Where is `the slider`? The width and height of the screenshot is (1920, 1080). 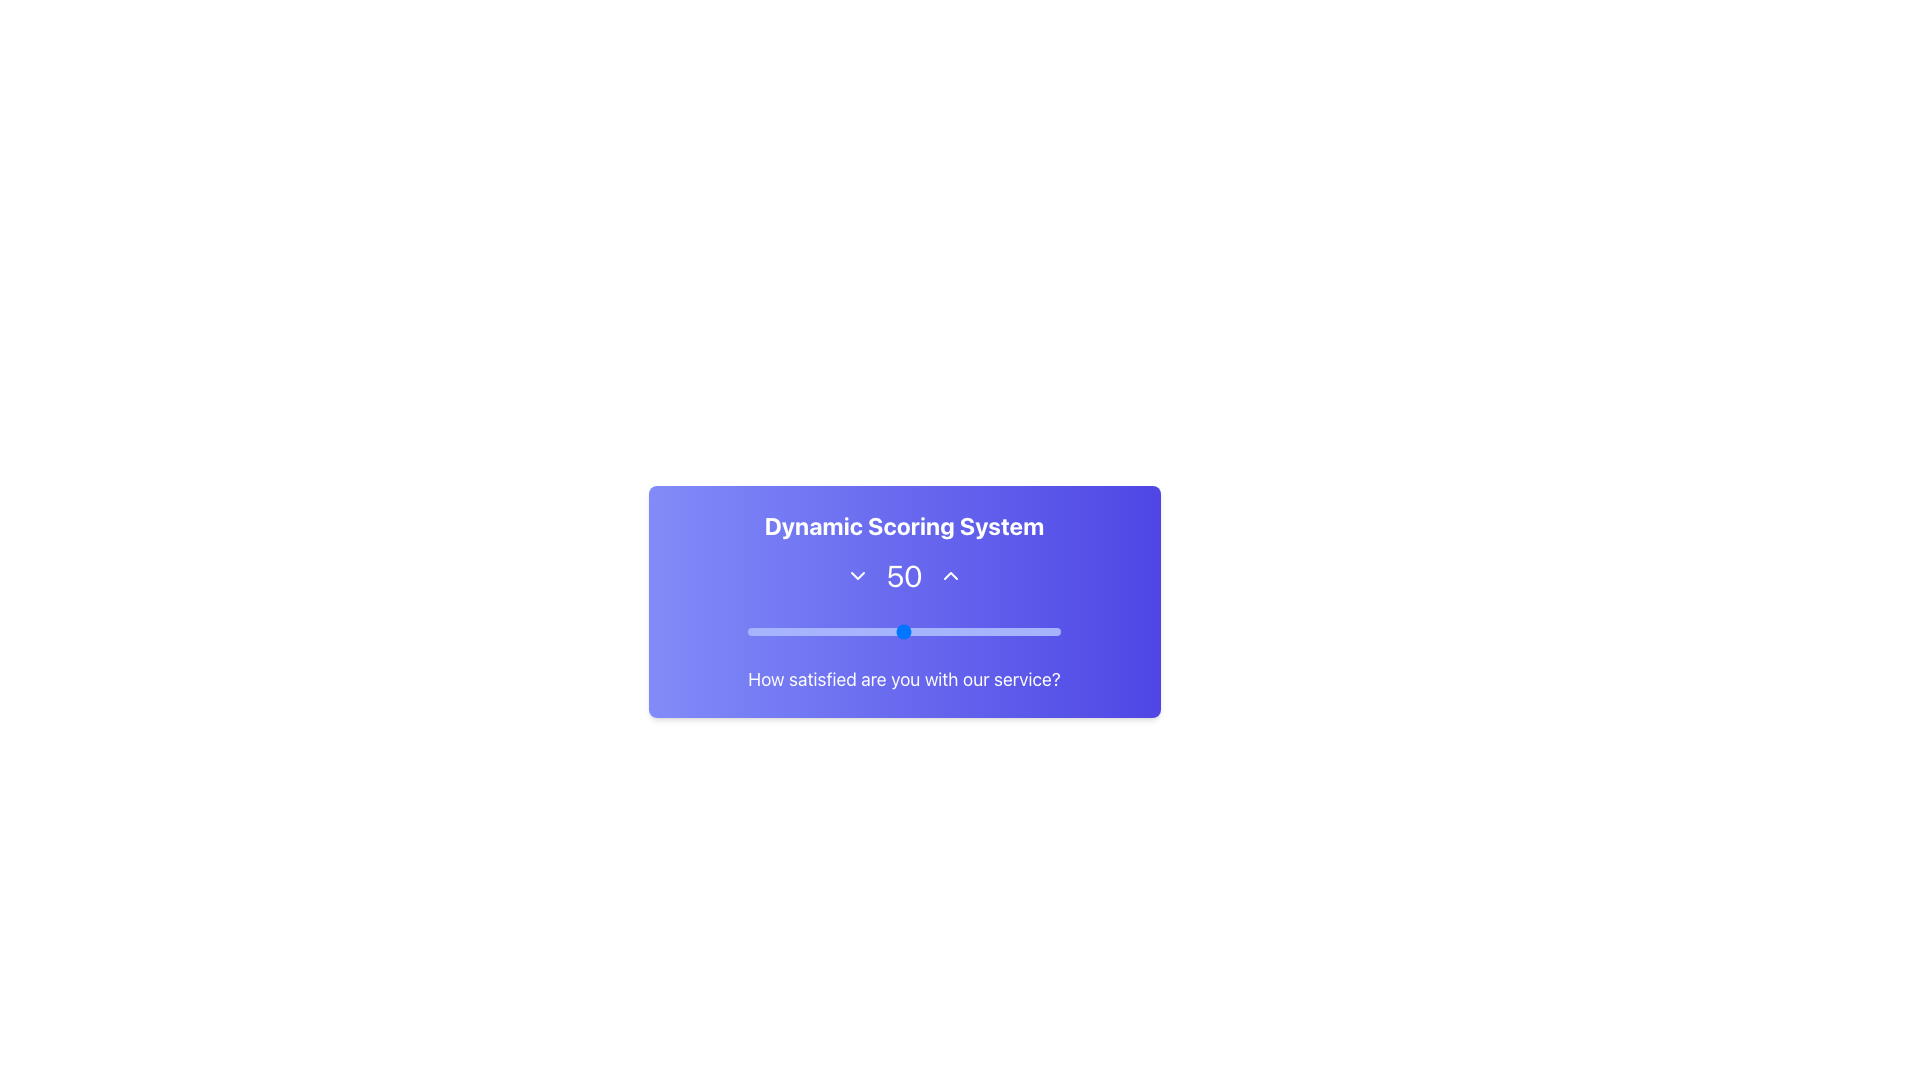
the slider is located at coordinates (787, 627).